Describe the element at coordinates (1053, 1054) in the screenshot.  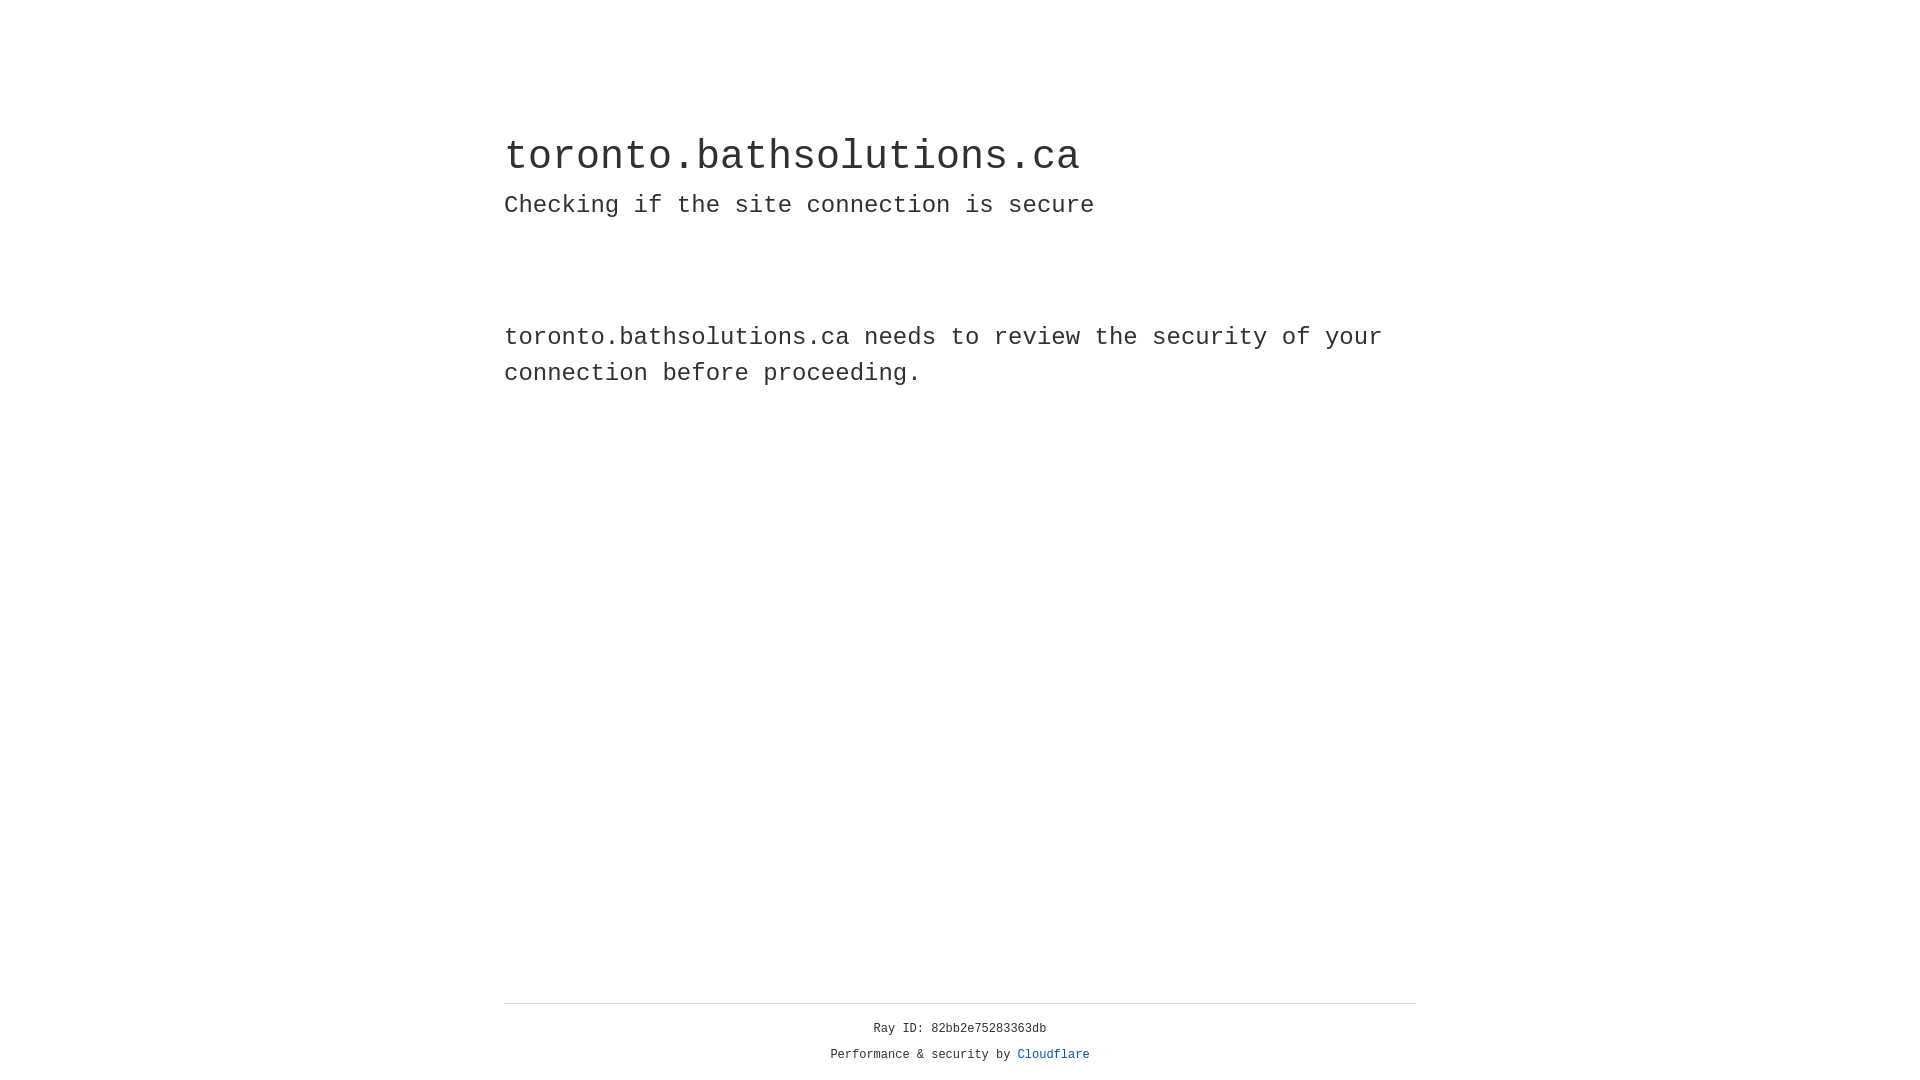
I see `'Cloudflare'` at that location.